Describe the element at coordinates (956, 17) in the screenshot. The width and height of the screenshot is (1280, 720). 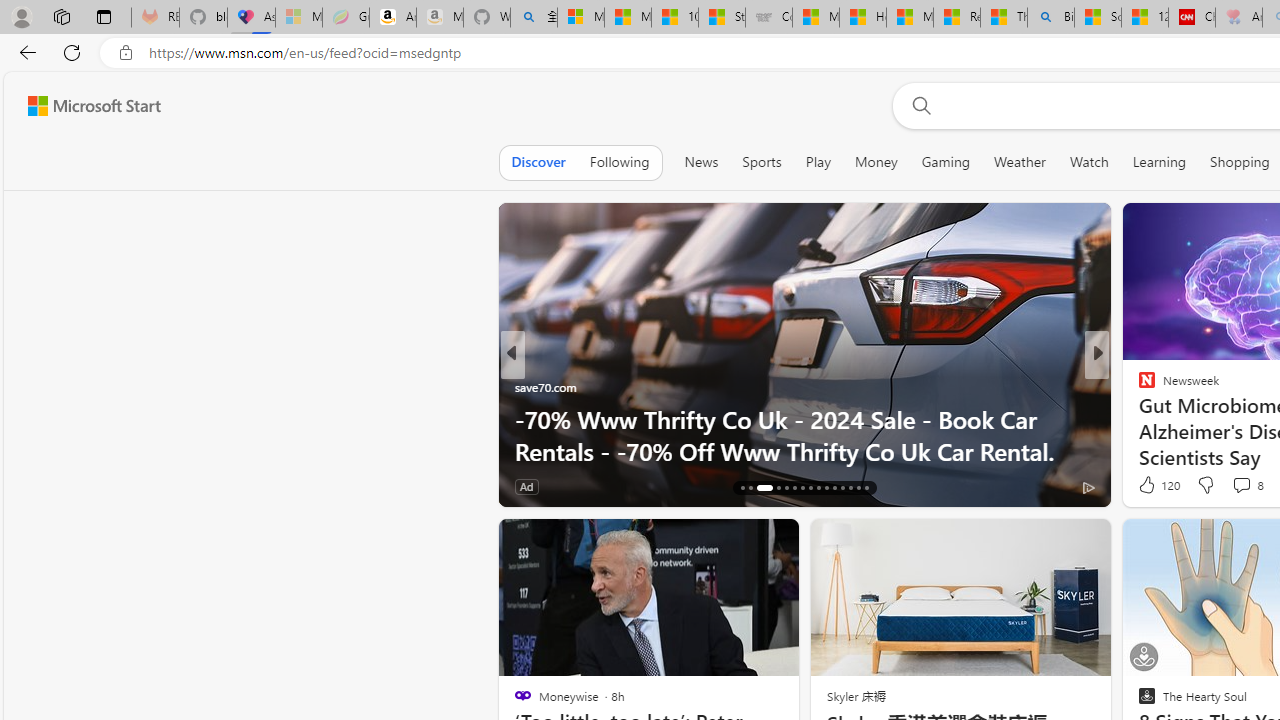
I see `'Recipes - MSN'` at that location.